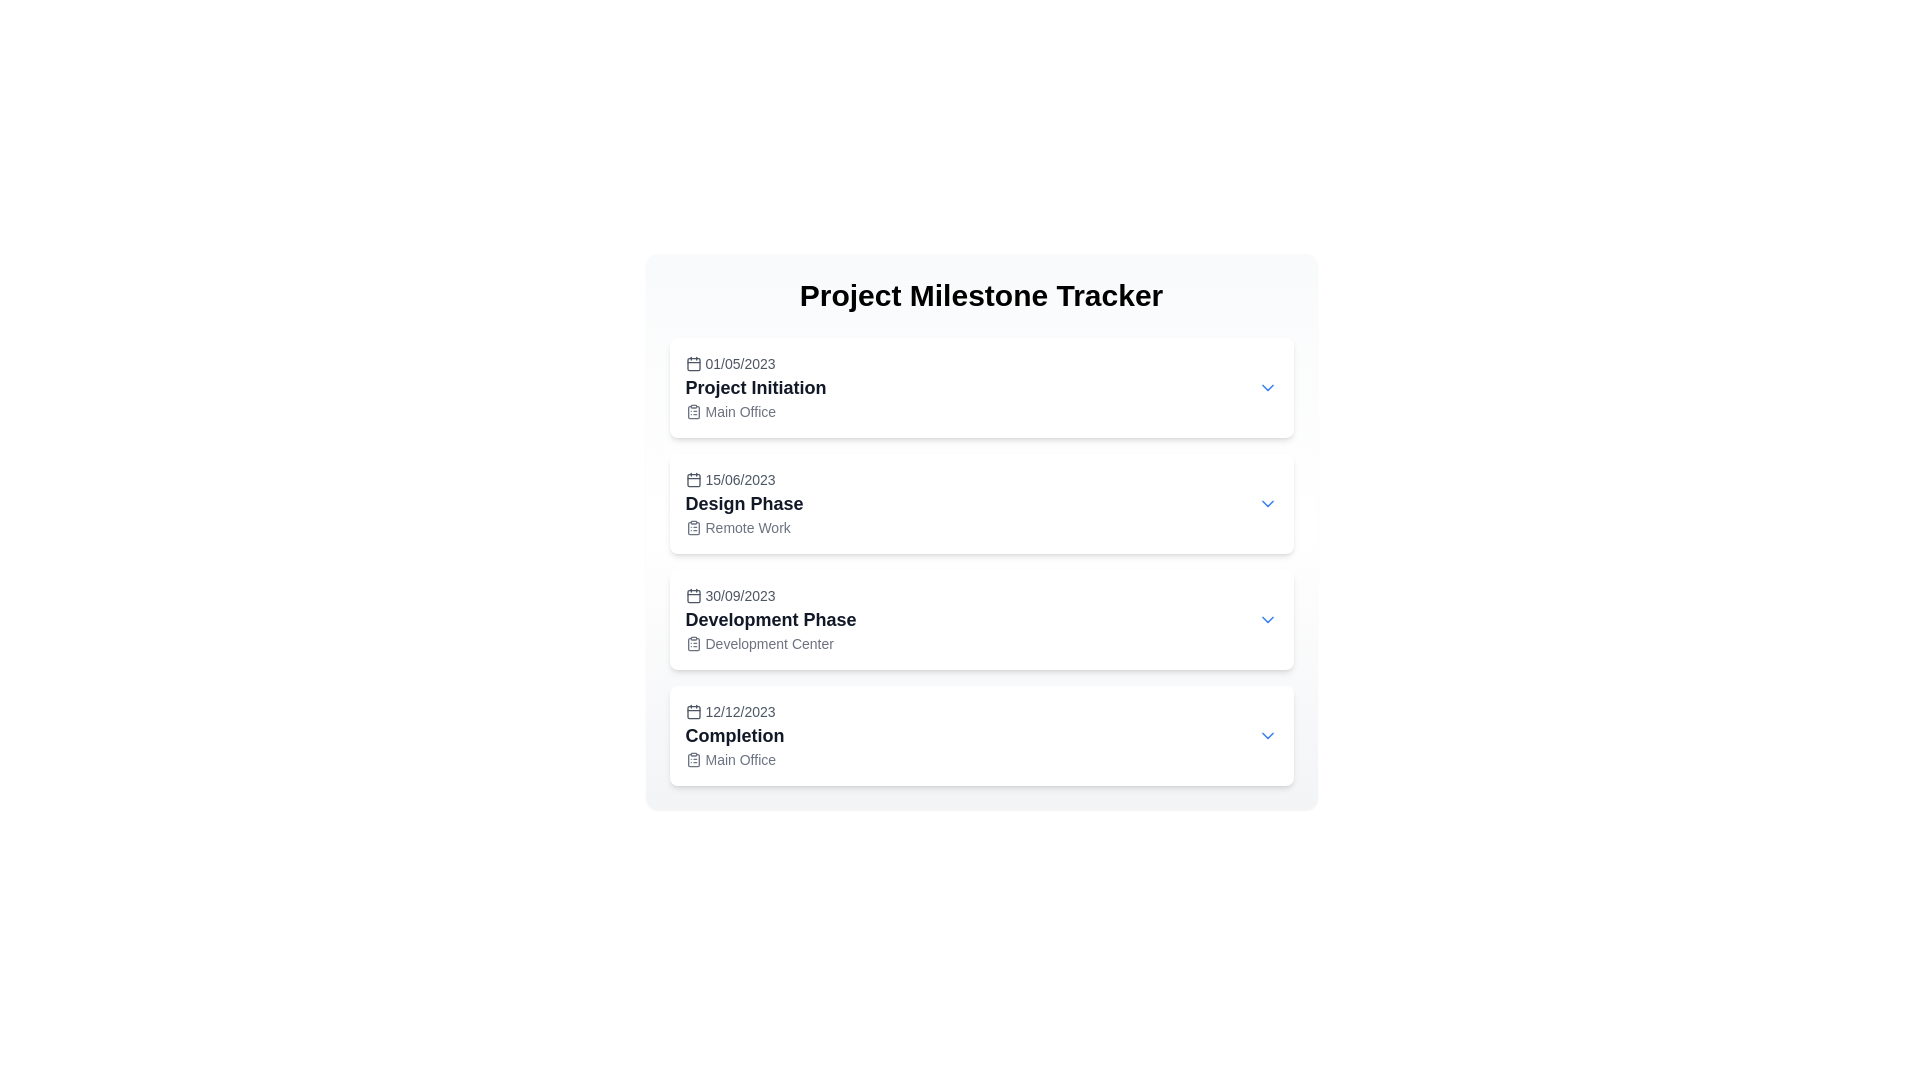 This screenshot has width=1920, height=1080. Describe the element at coordinates (755, 411) in the screenshot. I see `the 'Main Office' text label, which is styled in a small, gray font and accompanied by a clipboard icon, located beneath the 'Project Initiation' title in the milestone tracker component` at that location.